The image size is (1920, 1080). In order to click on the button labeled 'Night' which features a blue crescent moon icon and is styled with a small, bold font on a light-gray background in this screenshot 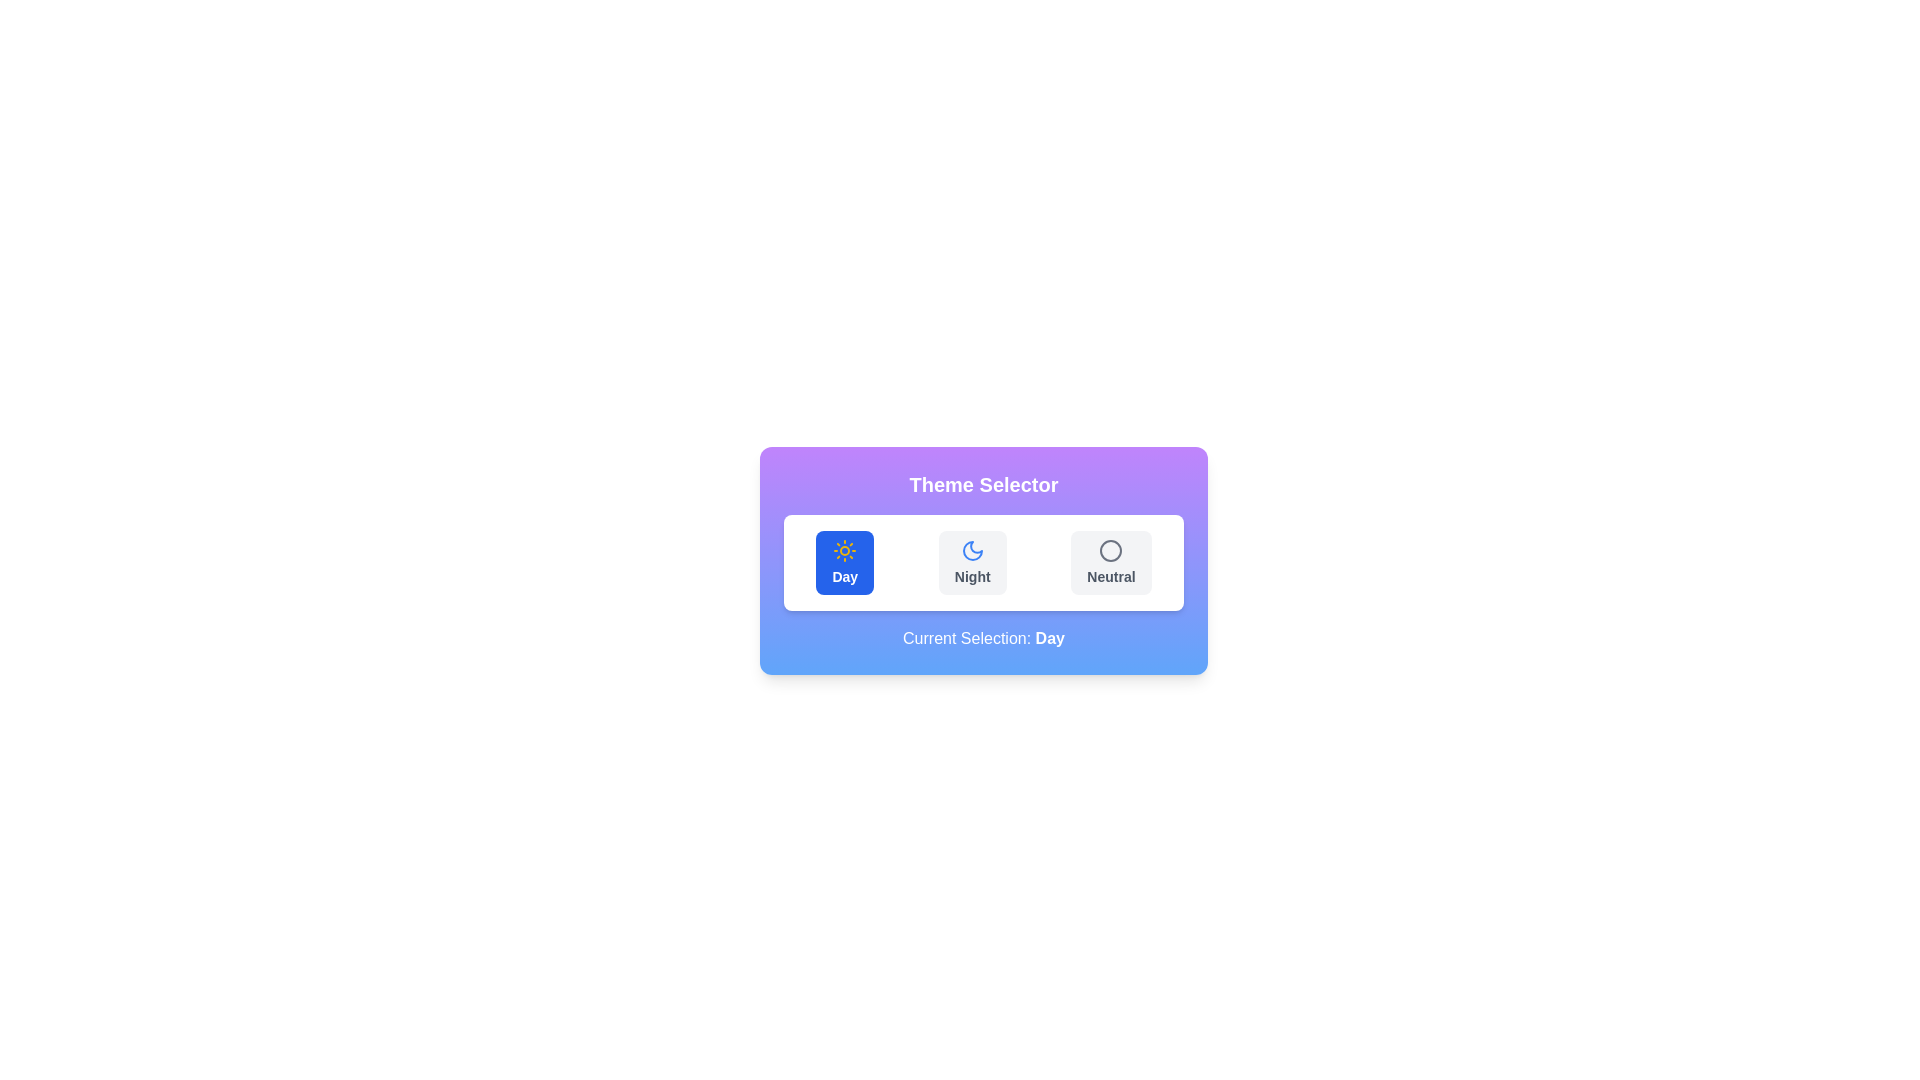, I will do `click(972, 563)`.